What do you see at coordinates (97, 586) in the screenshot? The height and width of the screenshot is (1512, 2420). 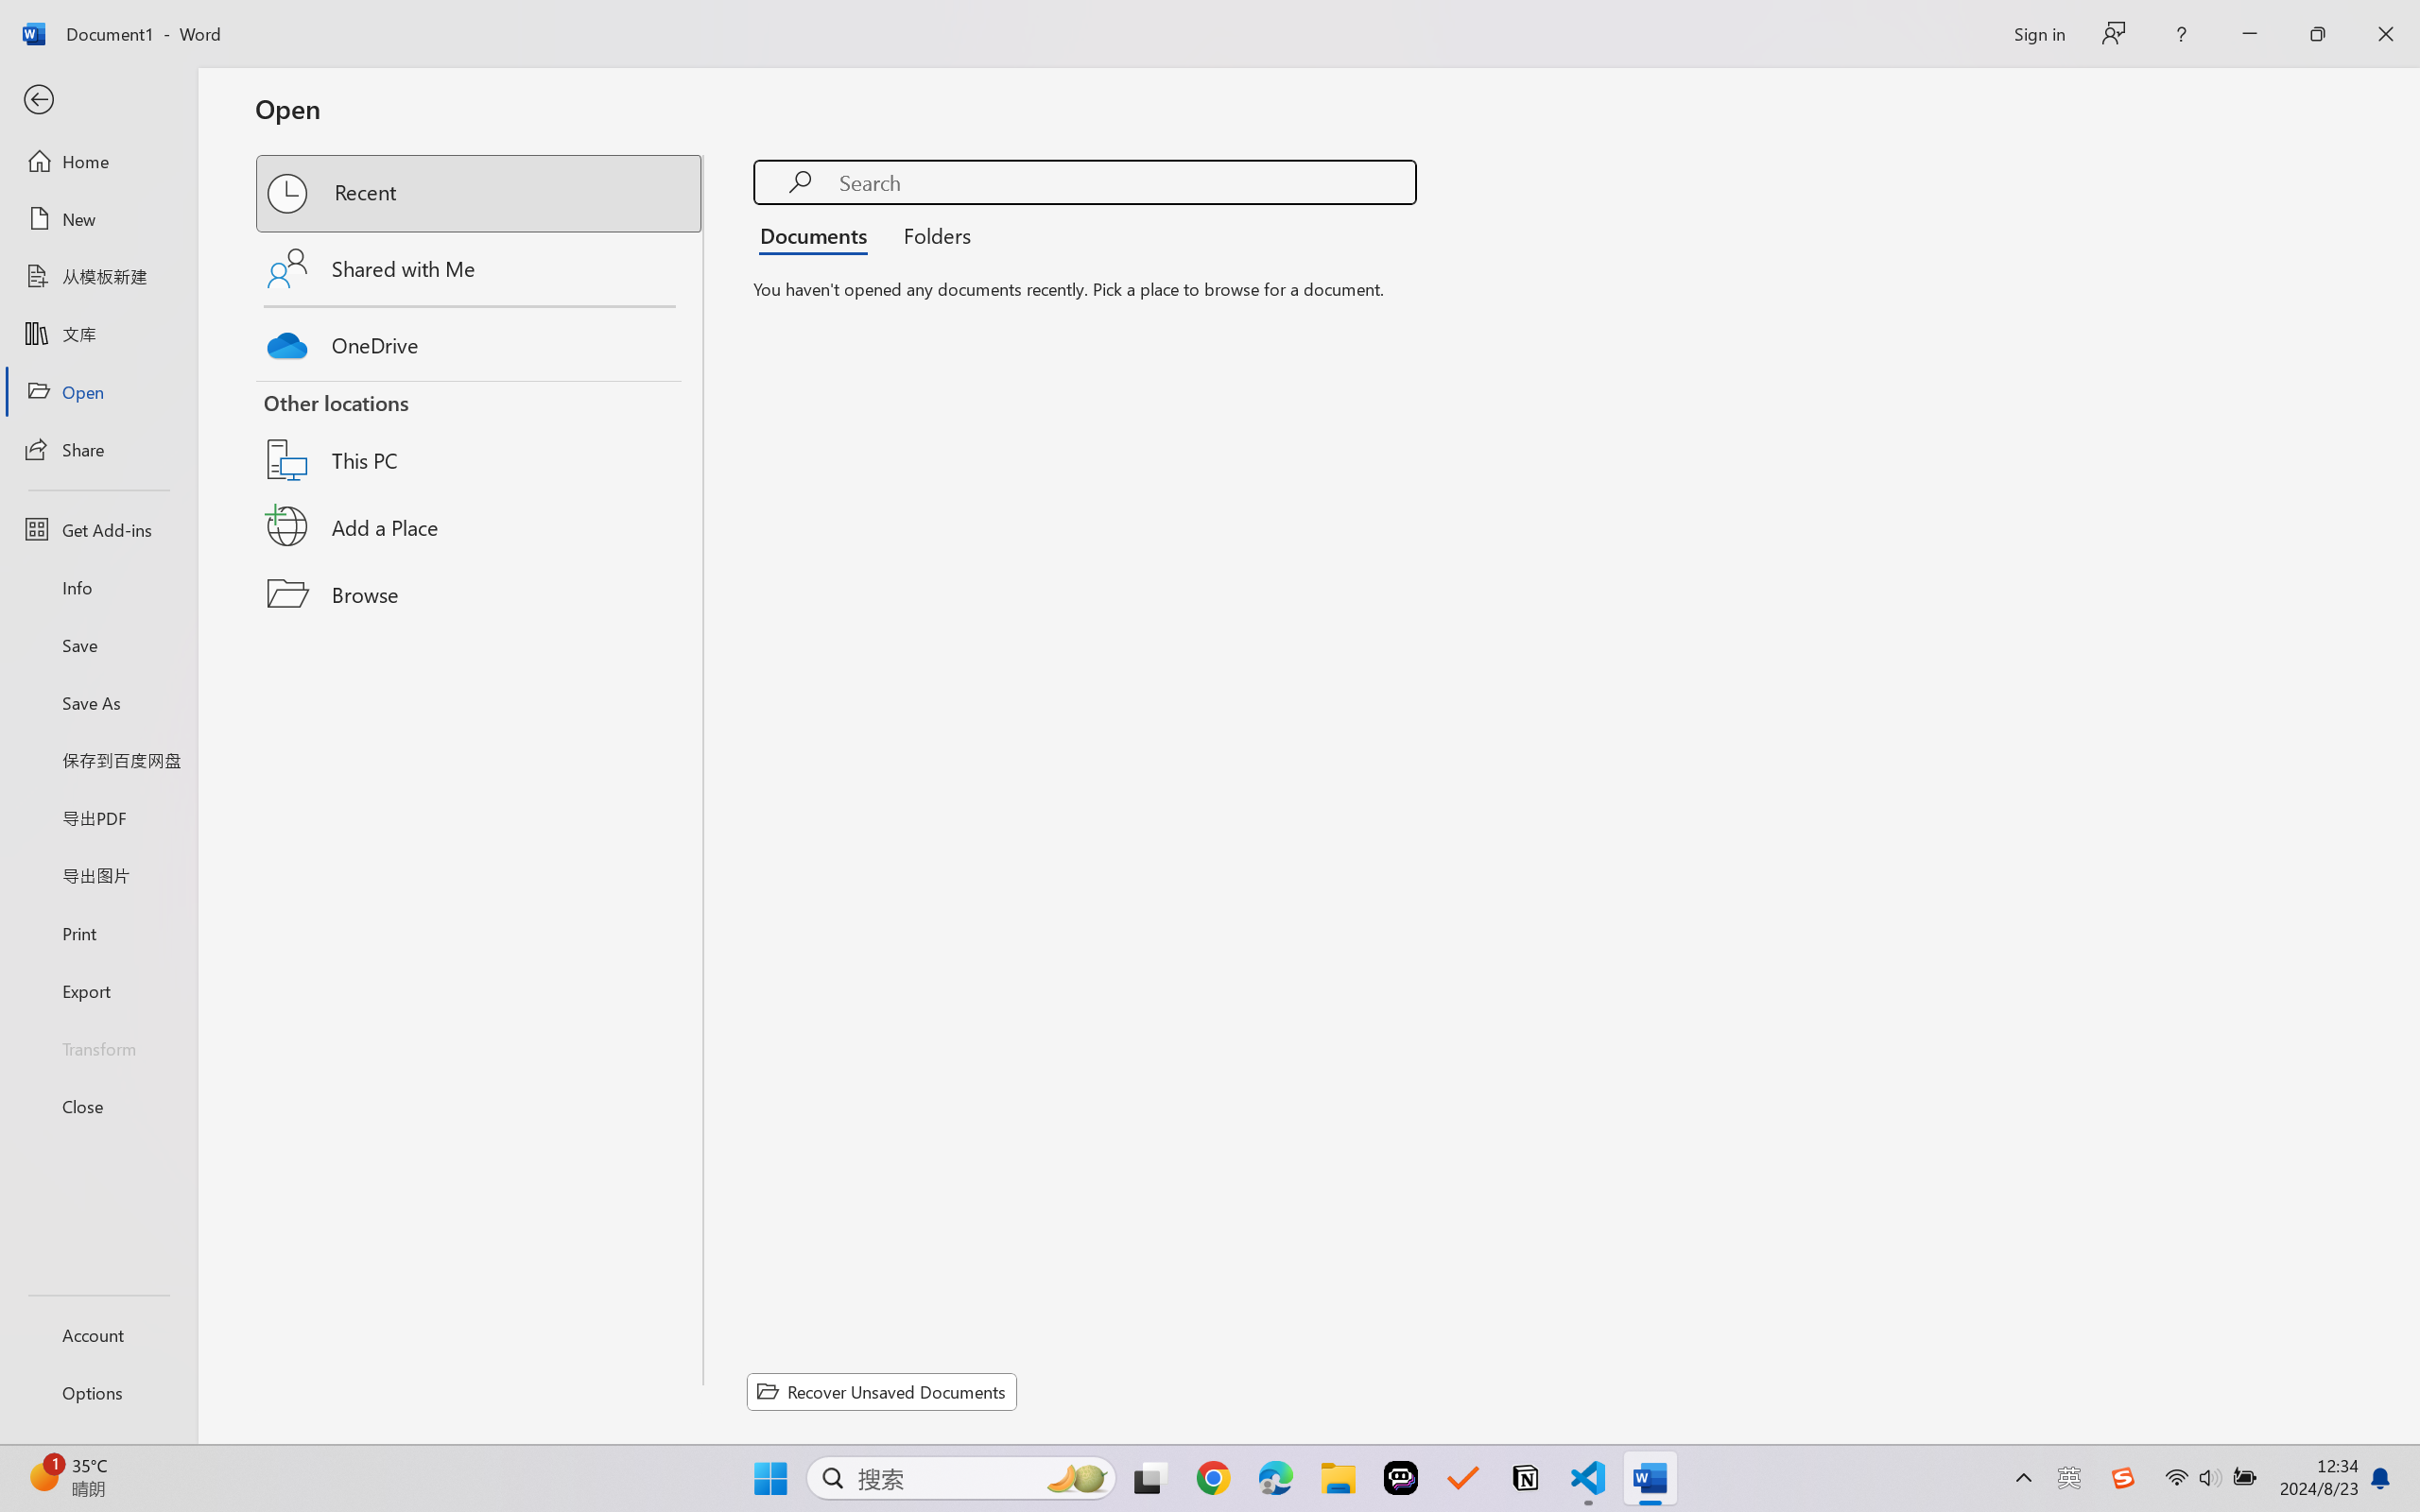 I see `'Info'` at bounding box center [97, 586].